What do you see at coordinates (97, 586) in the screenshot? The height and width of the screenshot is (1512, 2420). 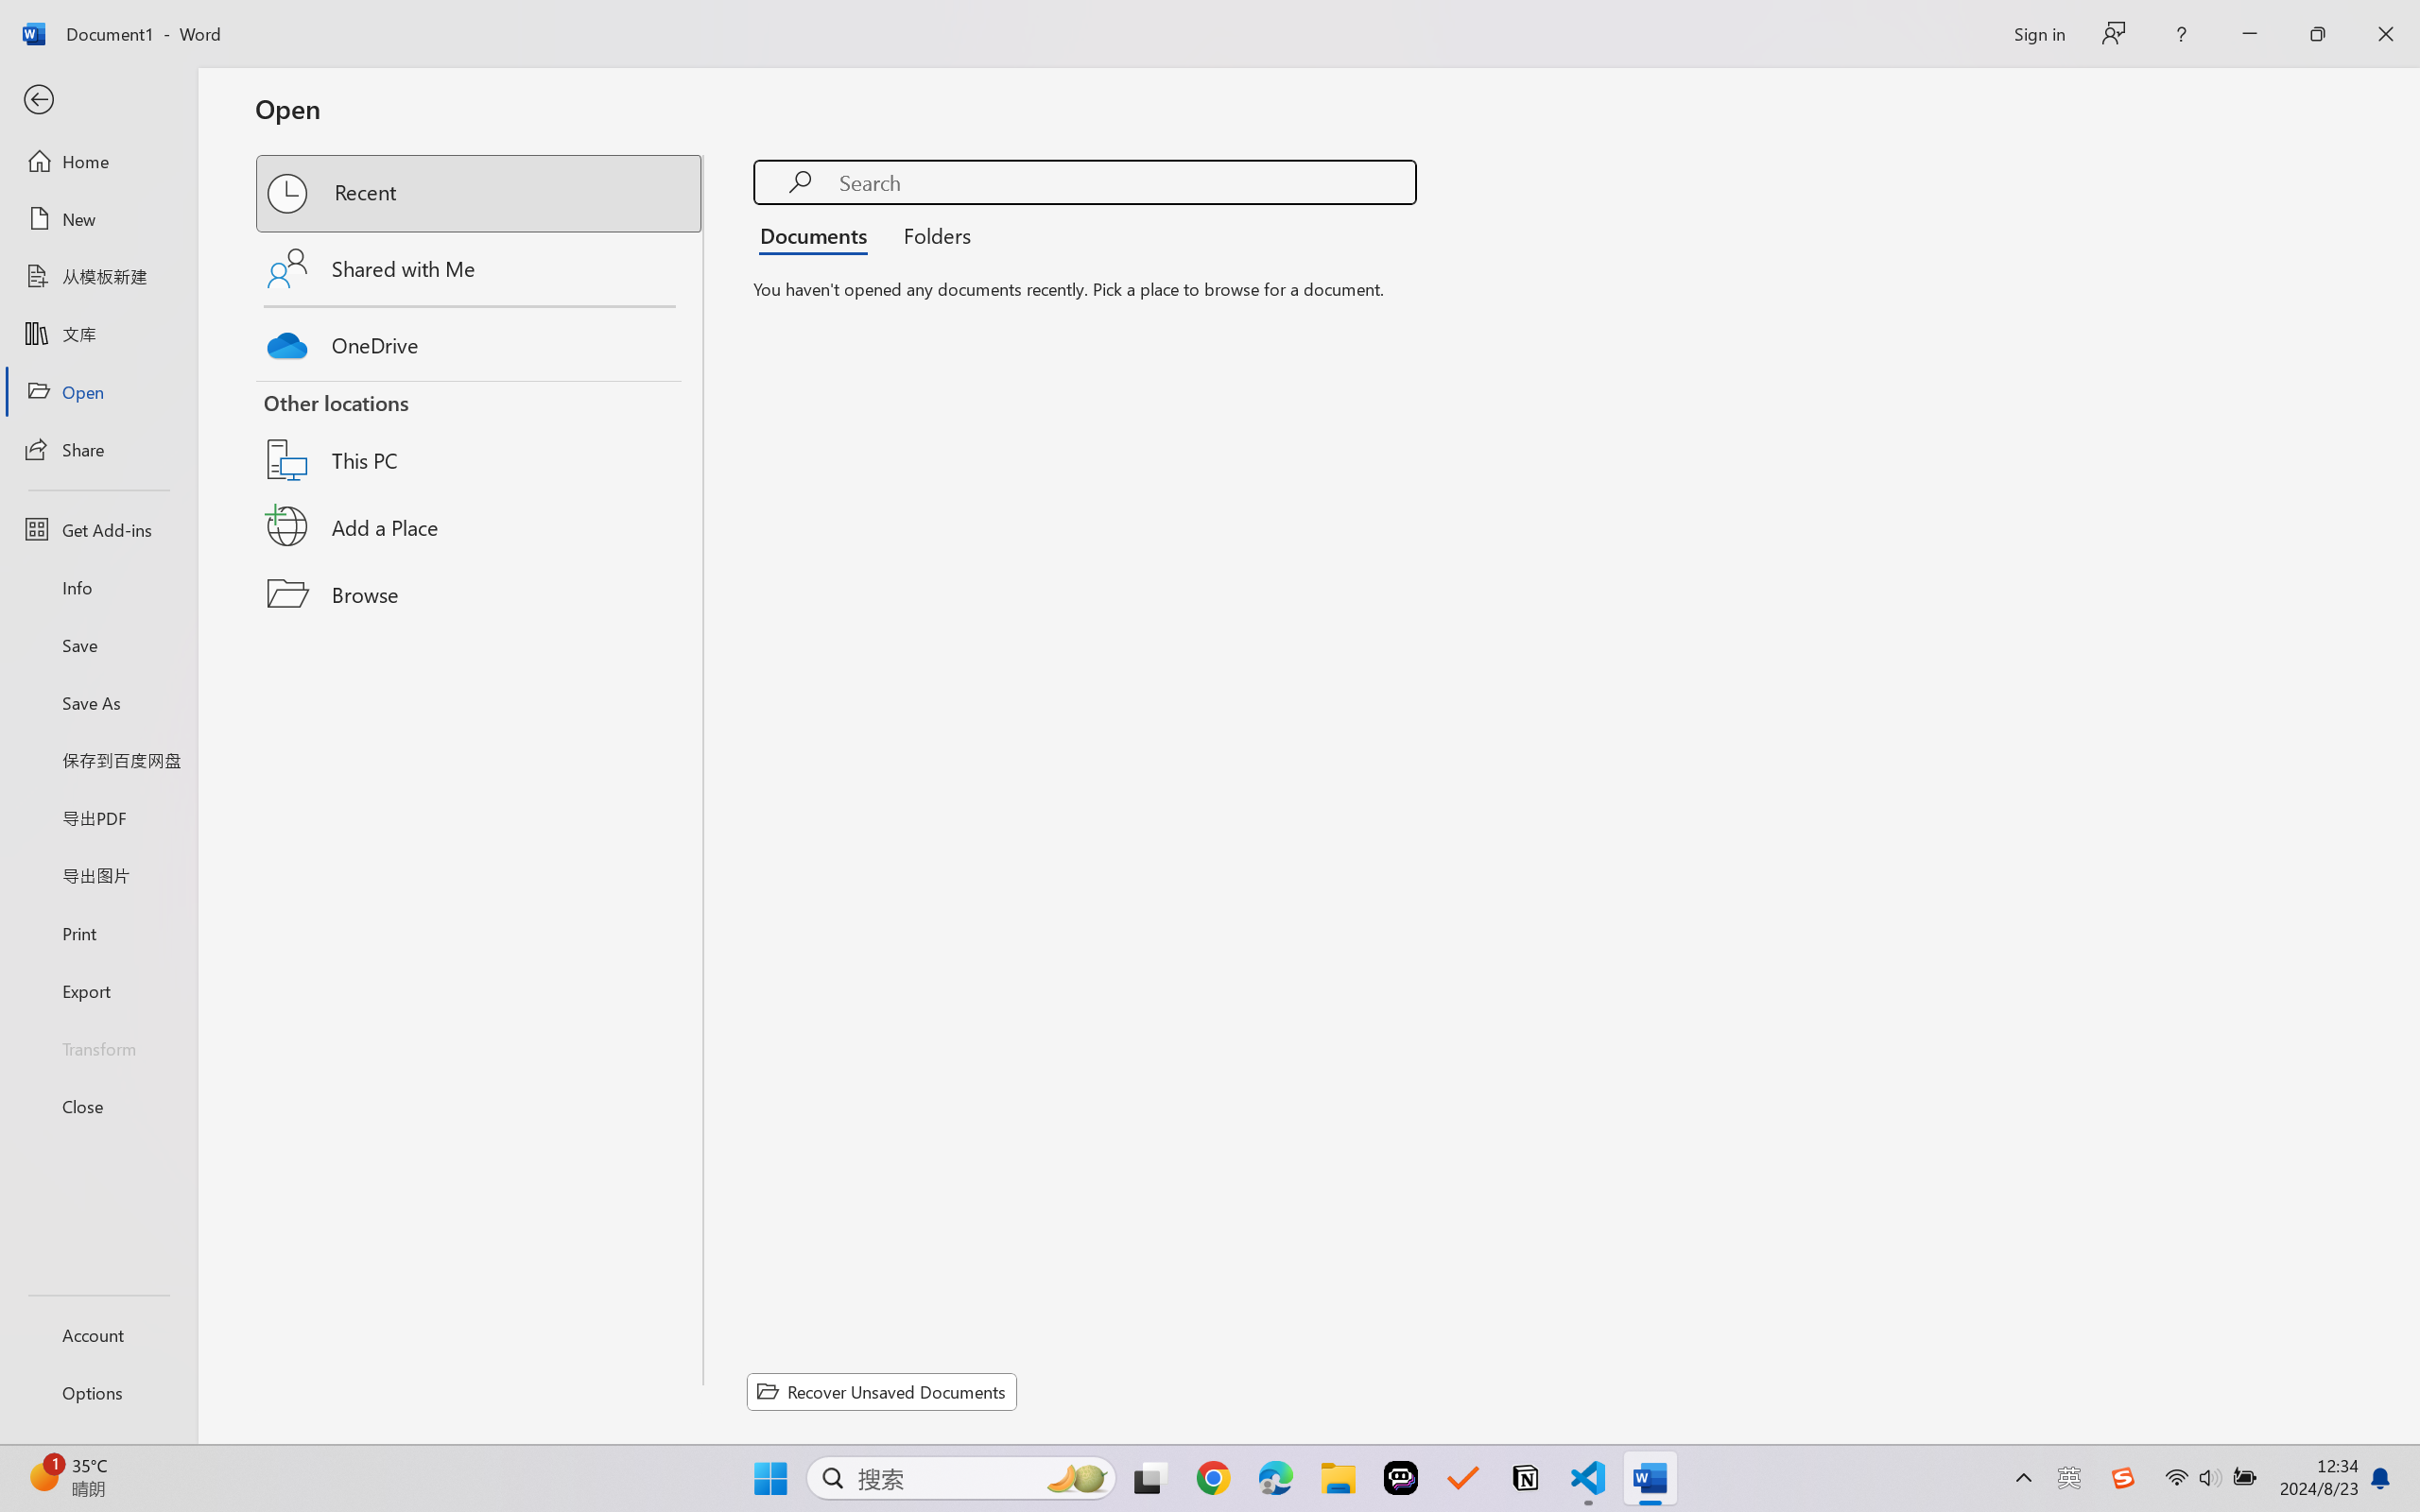 I see `'Info'` at bounding box center [97, 586].